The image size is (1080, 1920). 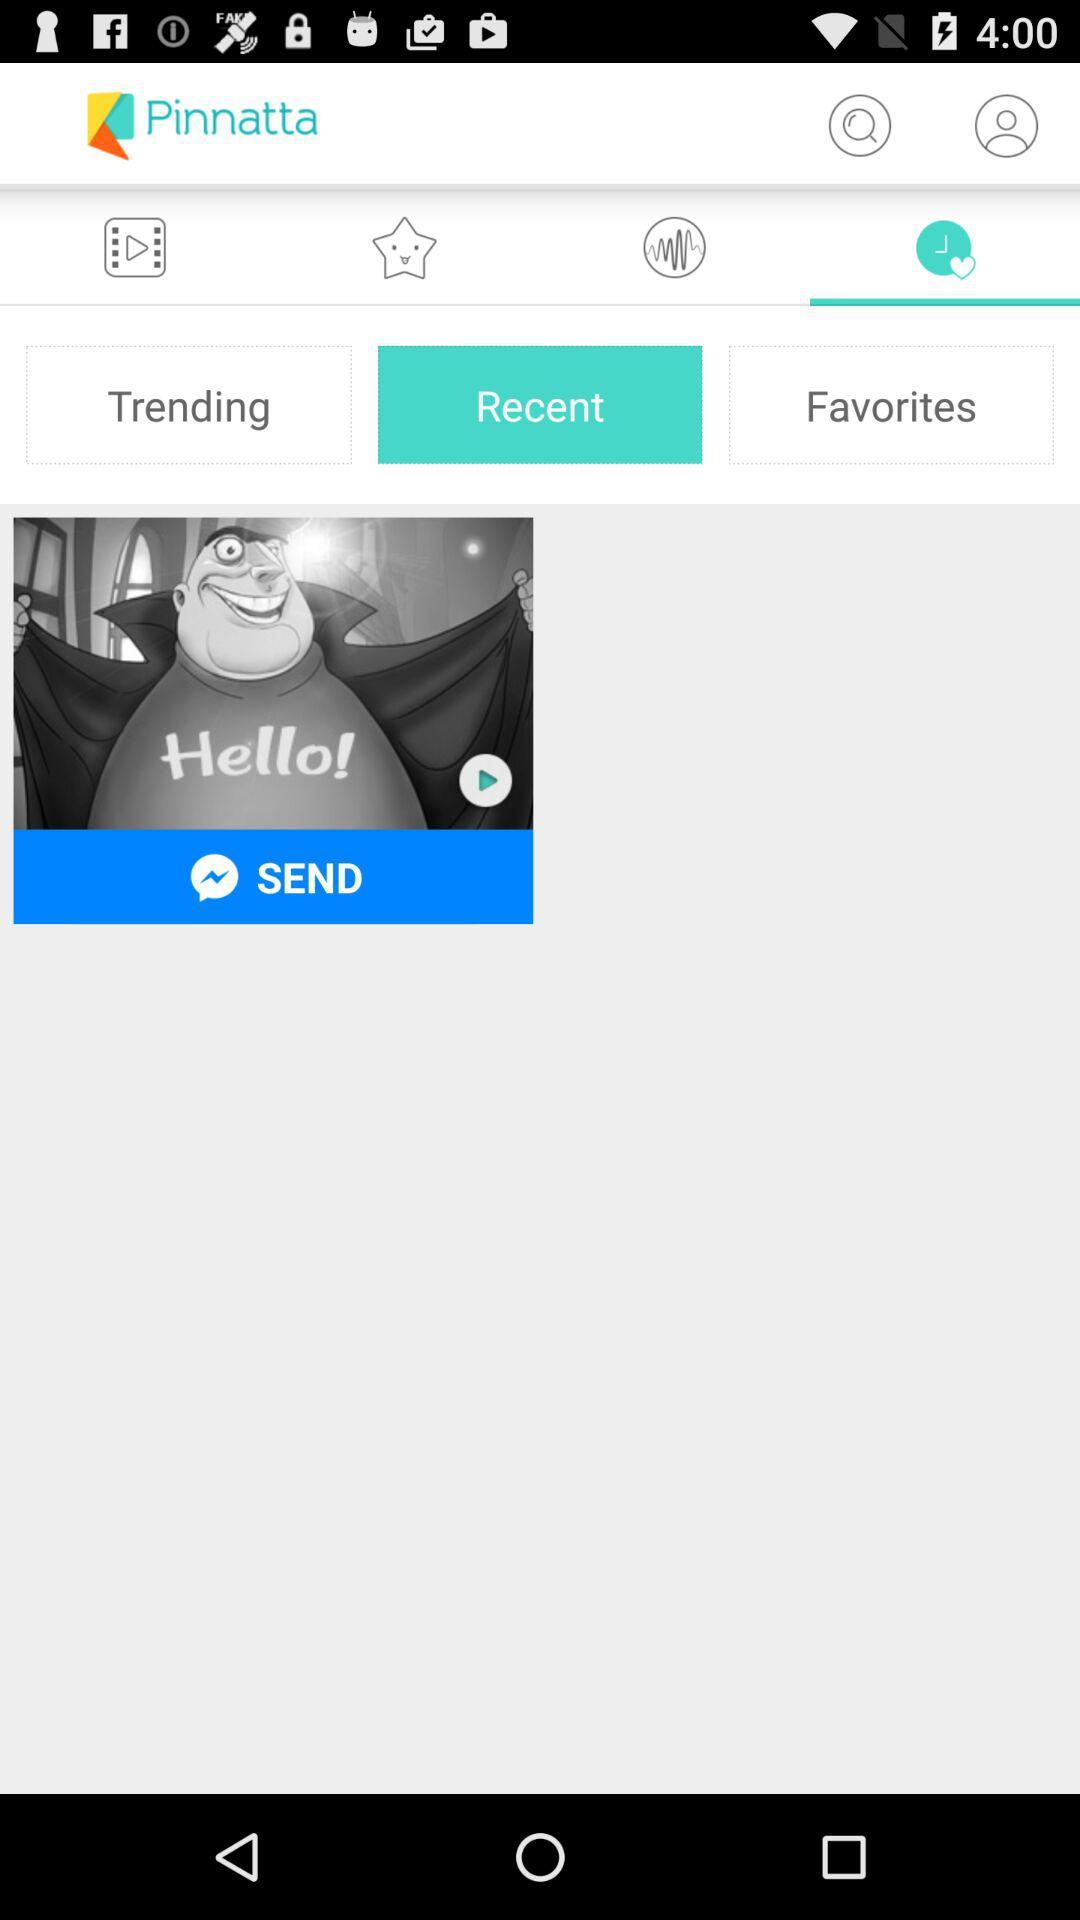 I want to click on the swap icon, so click(x=675, y=263).